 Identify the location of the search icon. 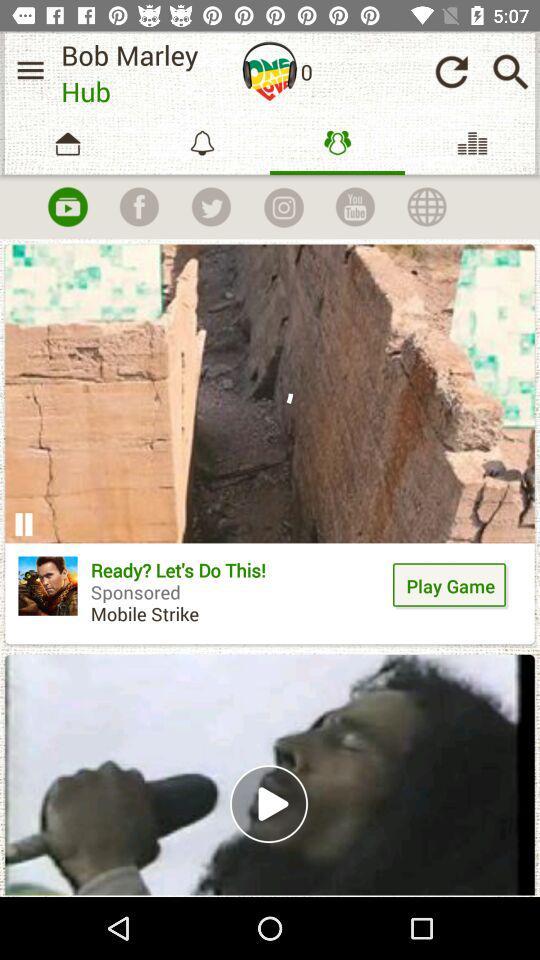
(510, 71).